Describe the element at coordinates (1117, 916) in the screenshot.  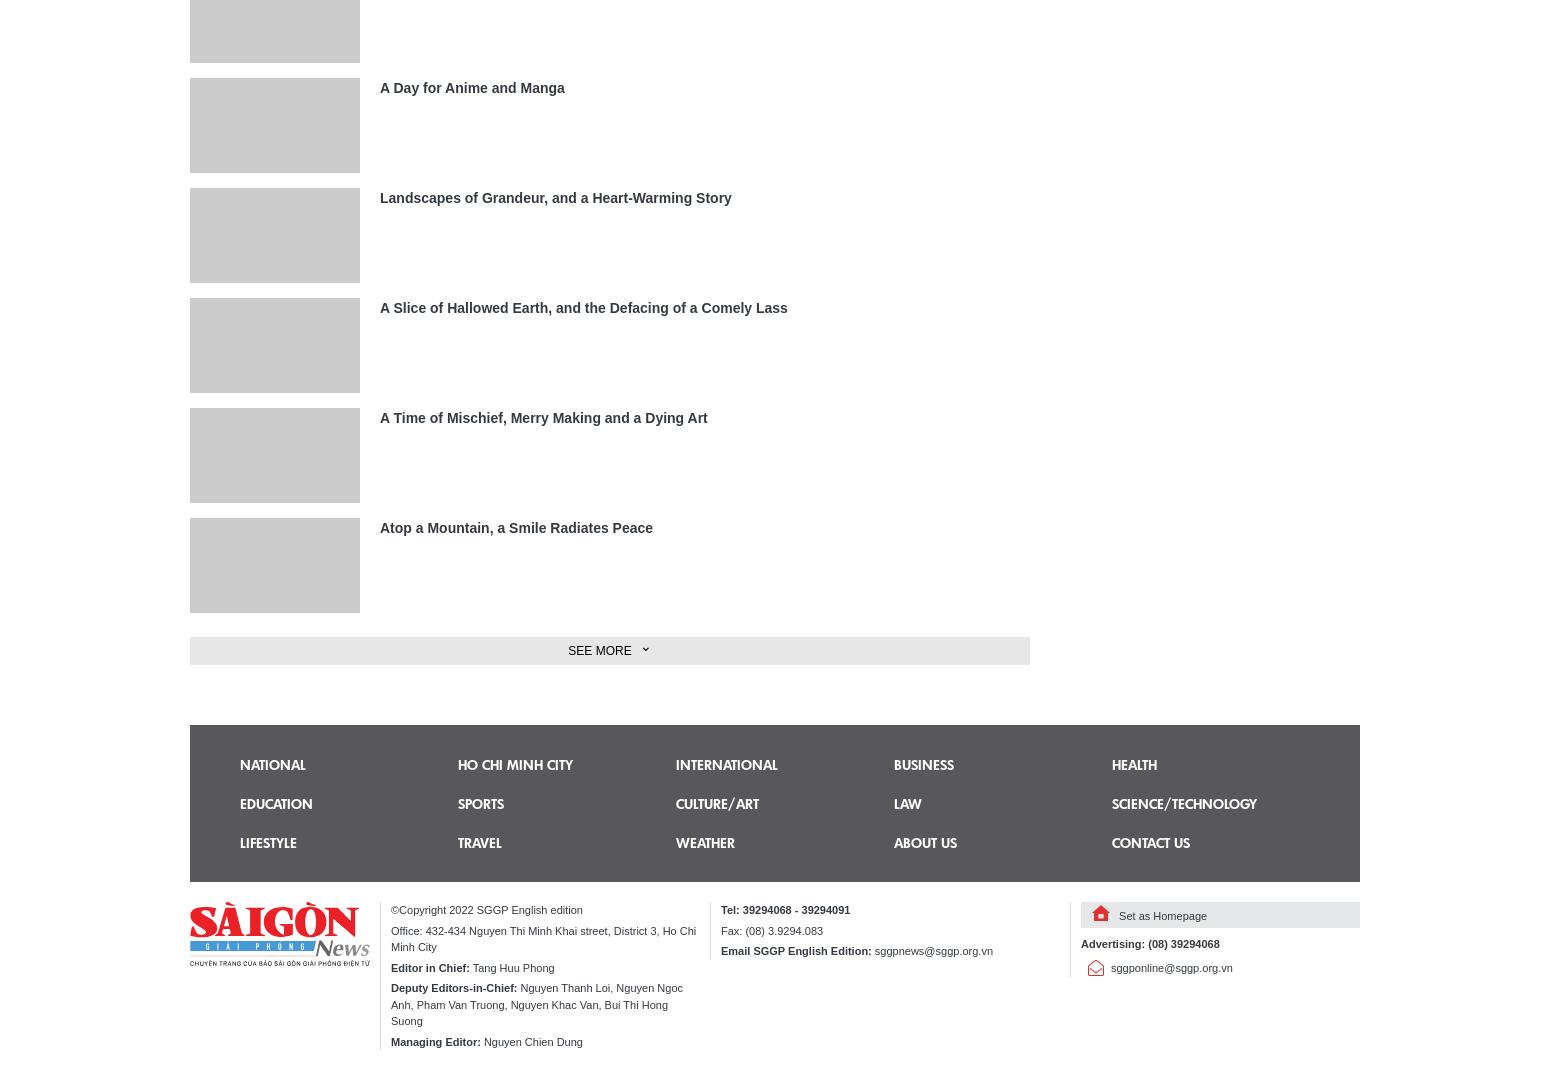
I see `'Set as Homepage'` at that location.